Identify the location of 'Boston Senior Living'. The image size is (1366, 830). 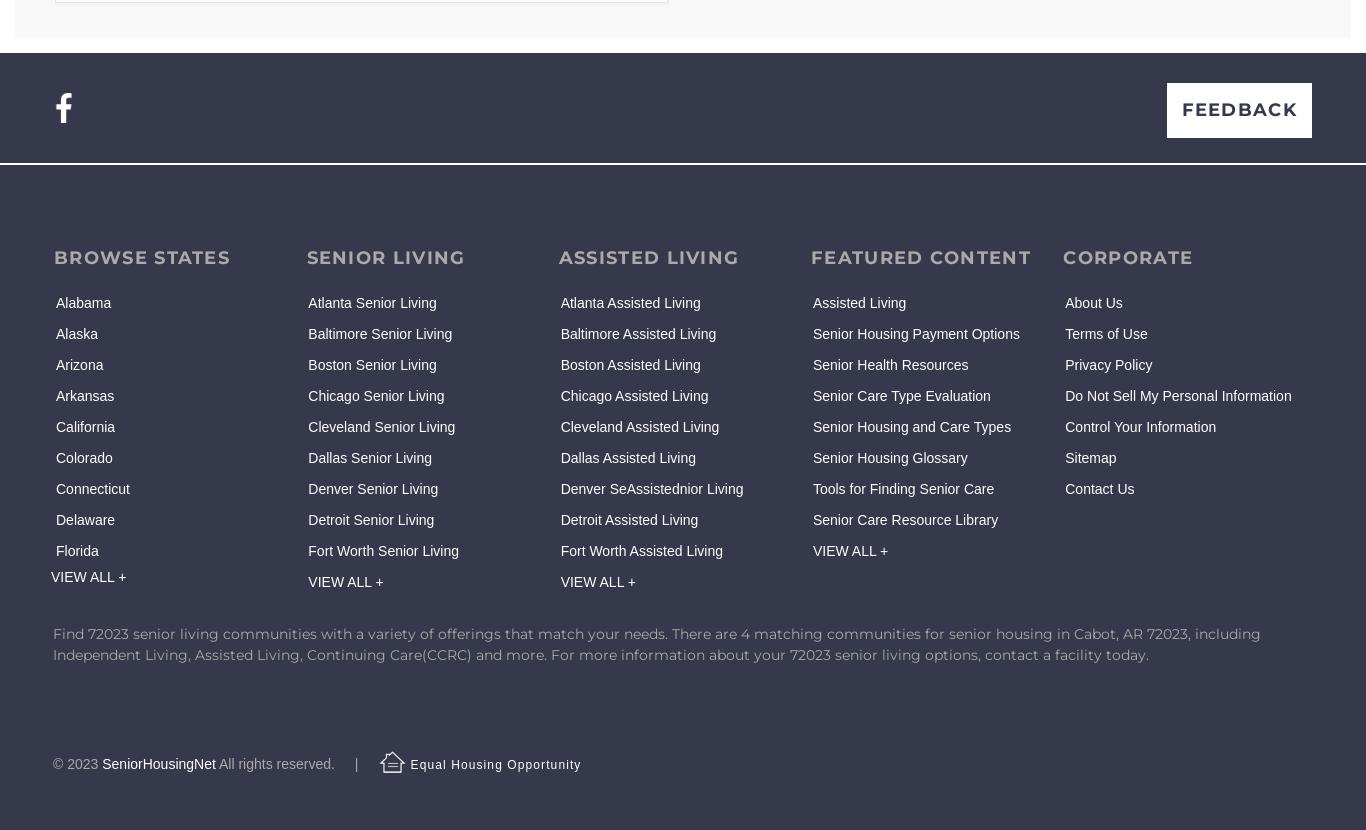
(370, 365).